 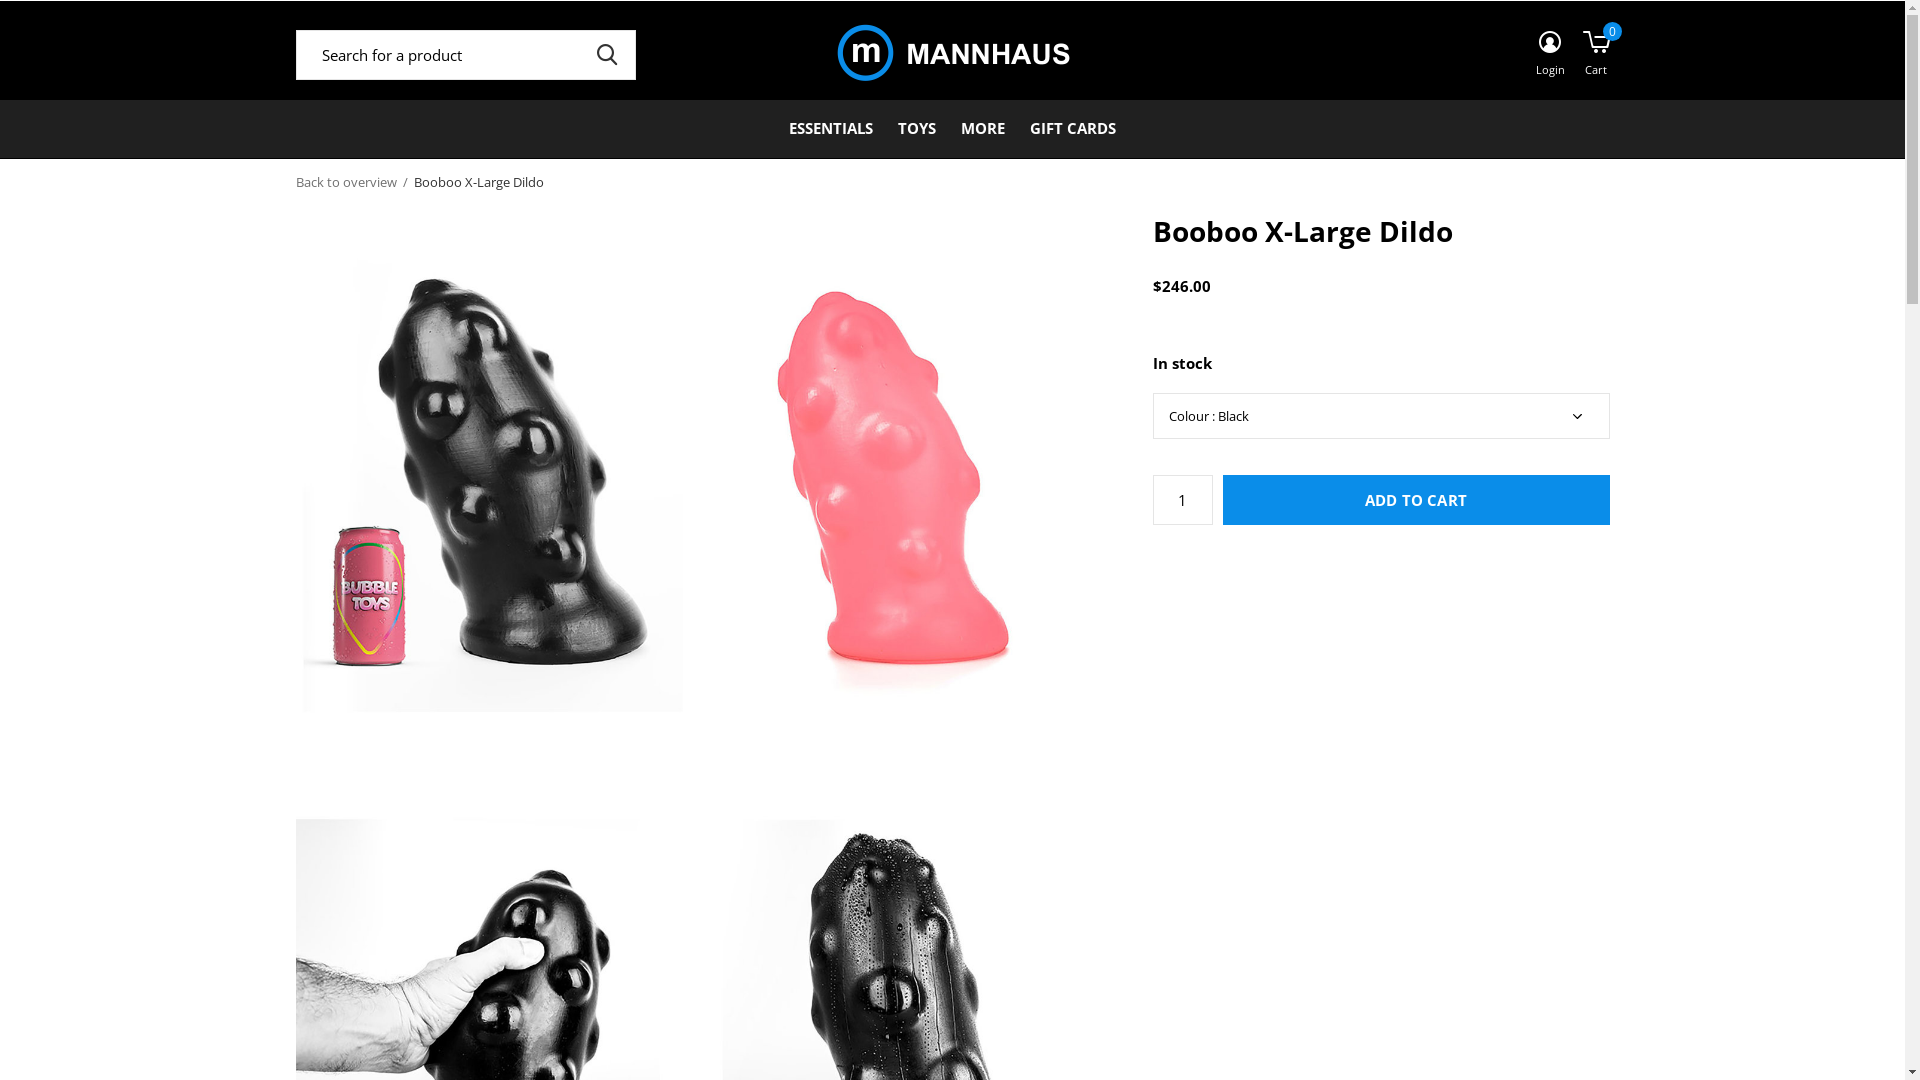 I want to click on 'GIFT CARDS', so click(x=1072, y=127).